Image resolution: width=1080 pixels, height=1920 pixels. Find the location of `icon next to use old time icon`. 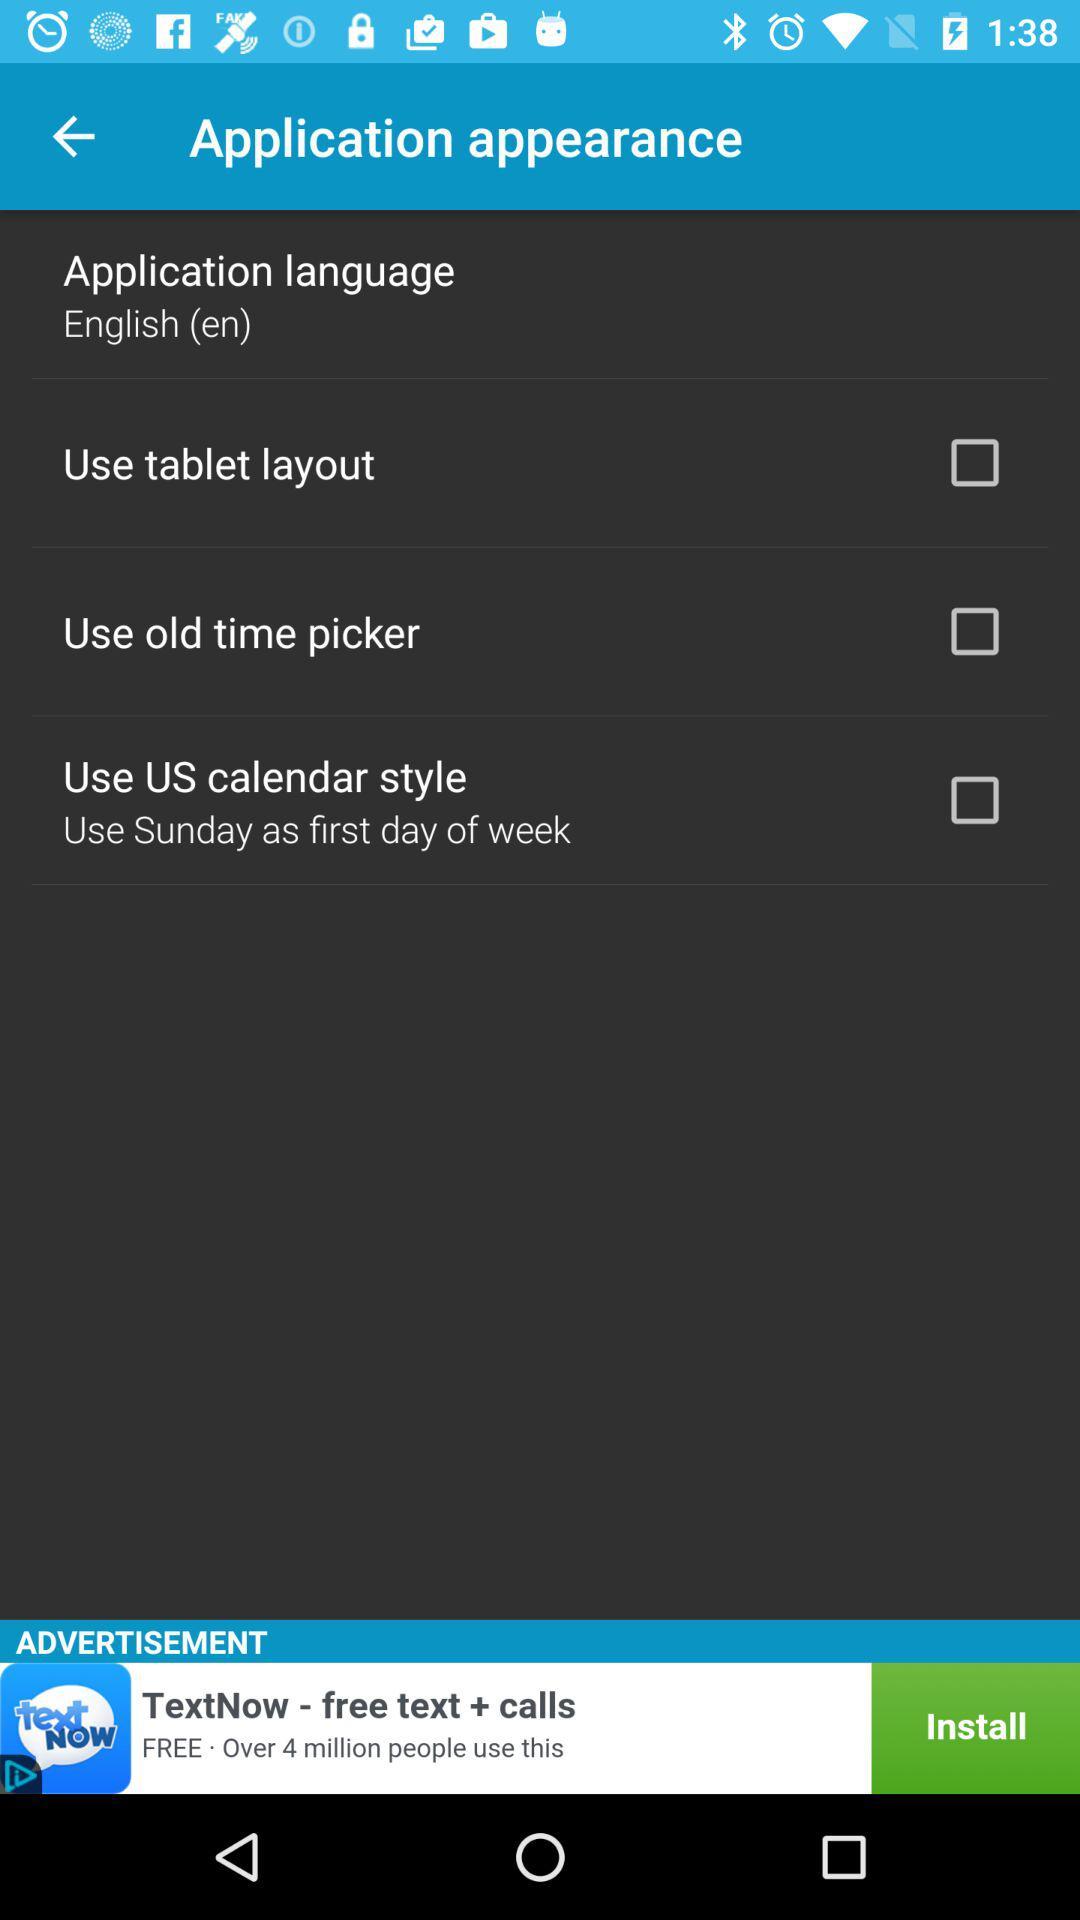

icon next to use old time icon is located at coordinates (974, 630).